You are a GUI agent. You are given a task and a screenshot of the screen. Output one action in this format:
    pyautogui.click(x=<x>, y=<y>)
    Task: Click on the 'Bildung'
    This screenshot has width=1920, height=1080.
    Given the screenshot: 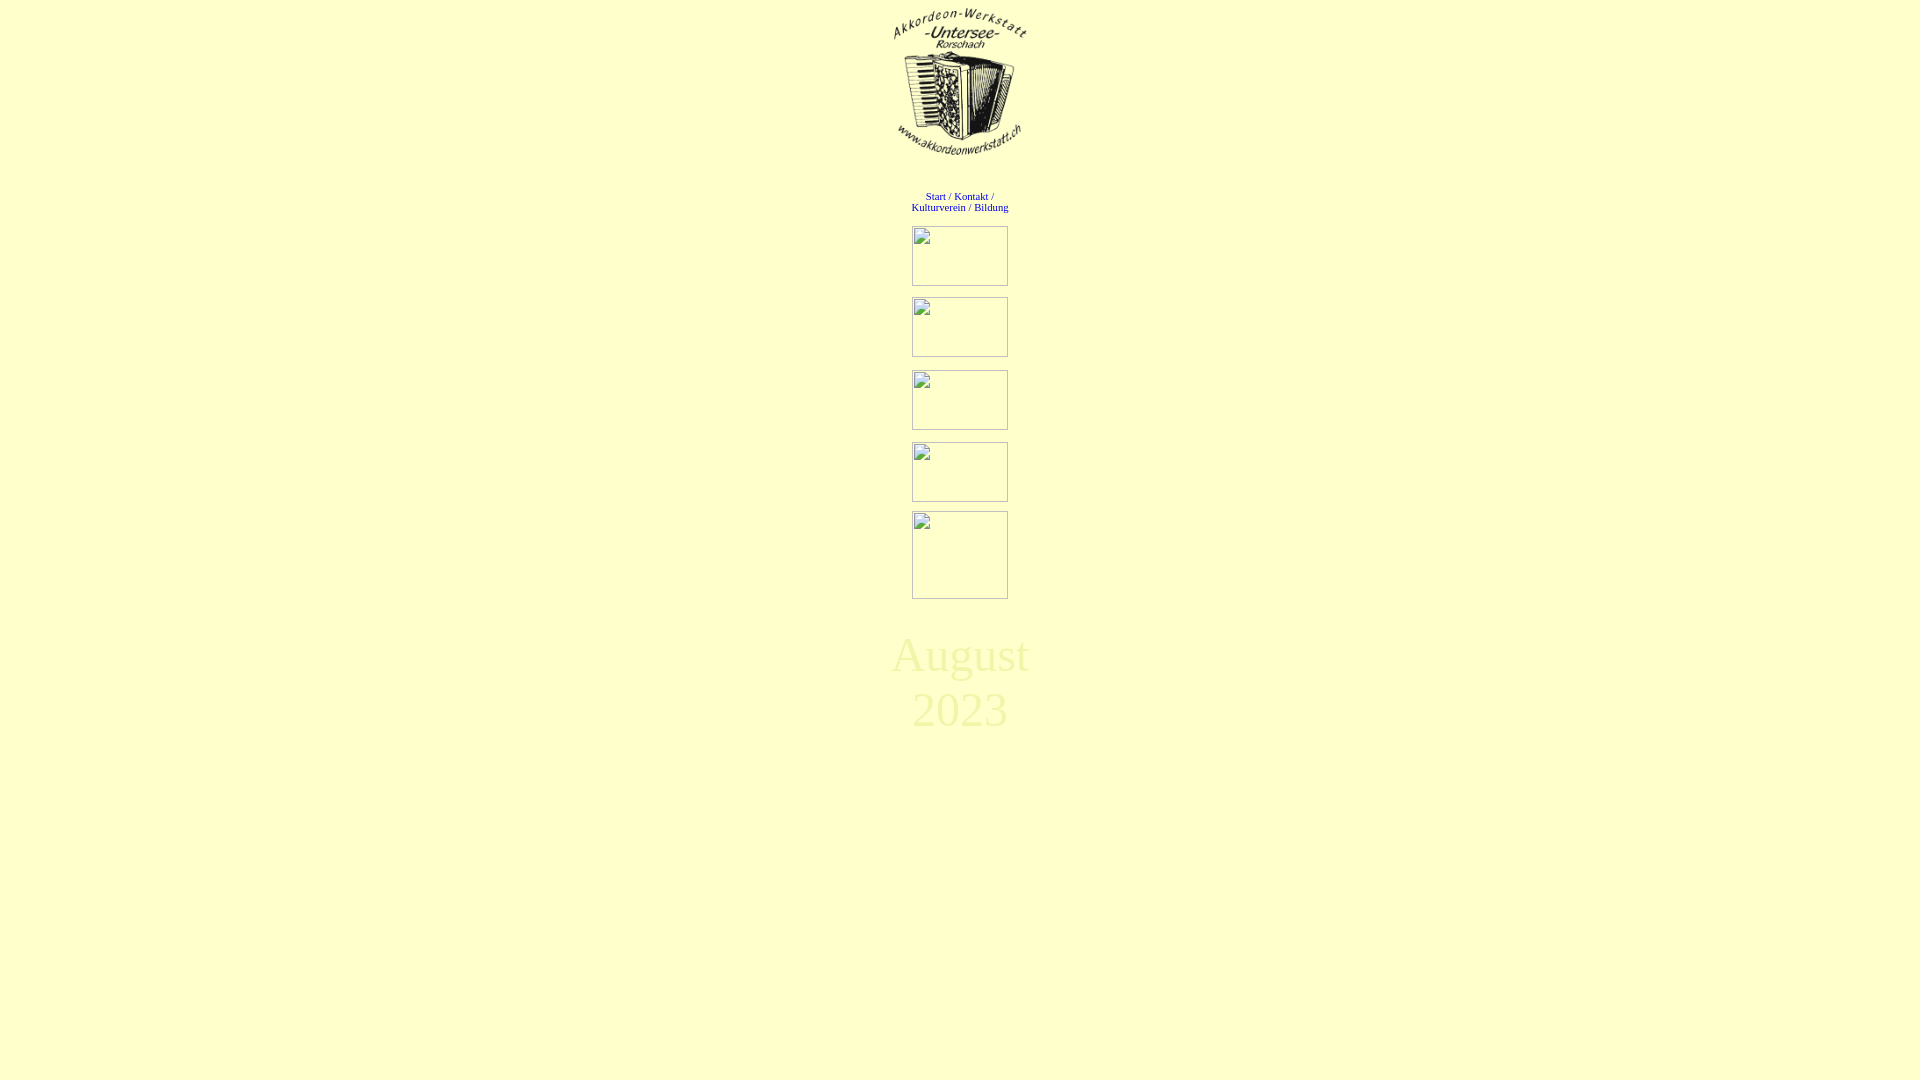 What is the action you would take?
    pyautogui.click(x=974, y=207)
    